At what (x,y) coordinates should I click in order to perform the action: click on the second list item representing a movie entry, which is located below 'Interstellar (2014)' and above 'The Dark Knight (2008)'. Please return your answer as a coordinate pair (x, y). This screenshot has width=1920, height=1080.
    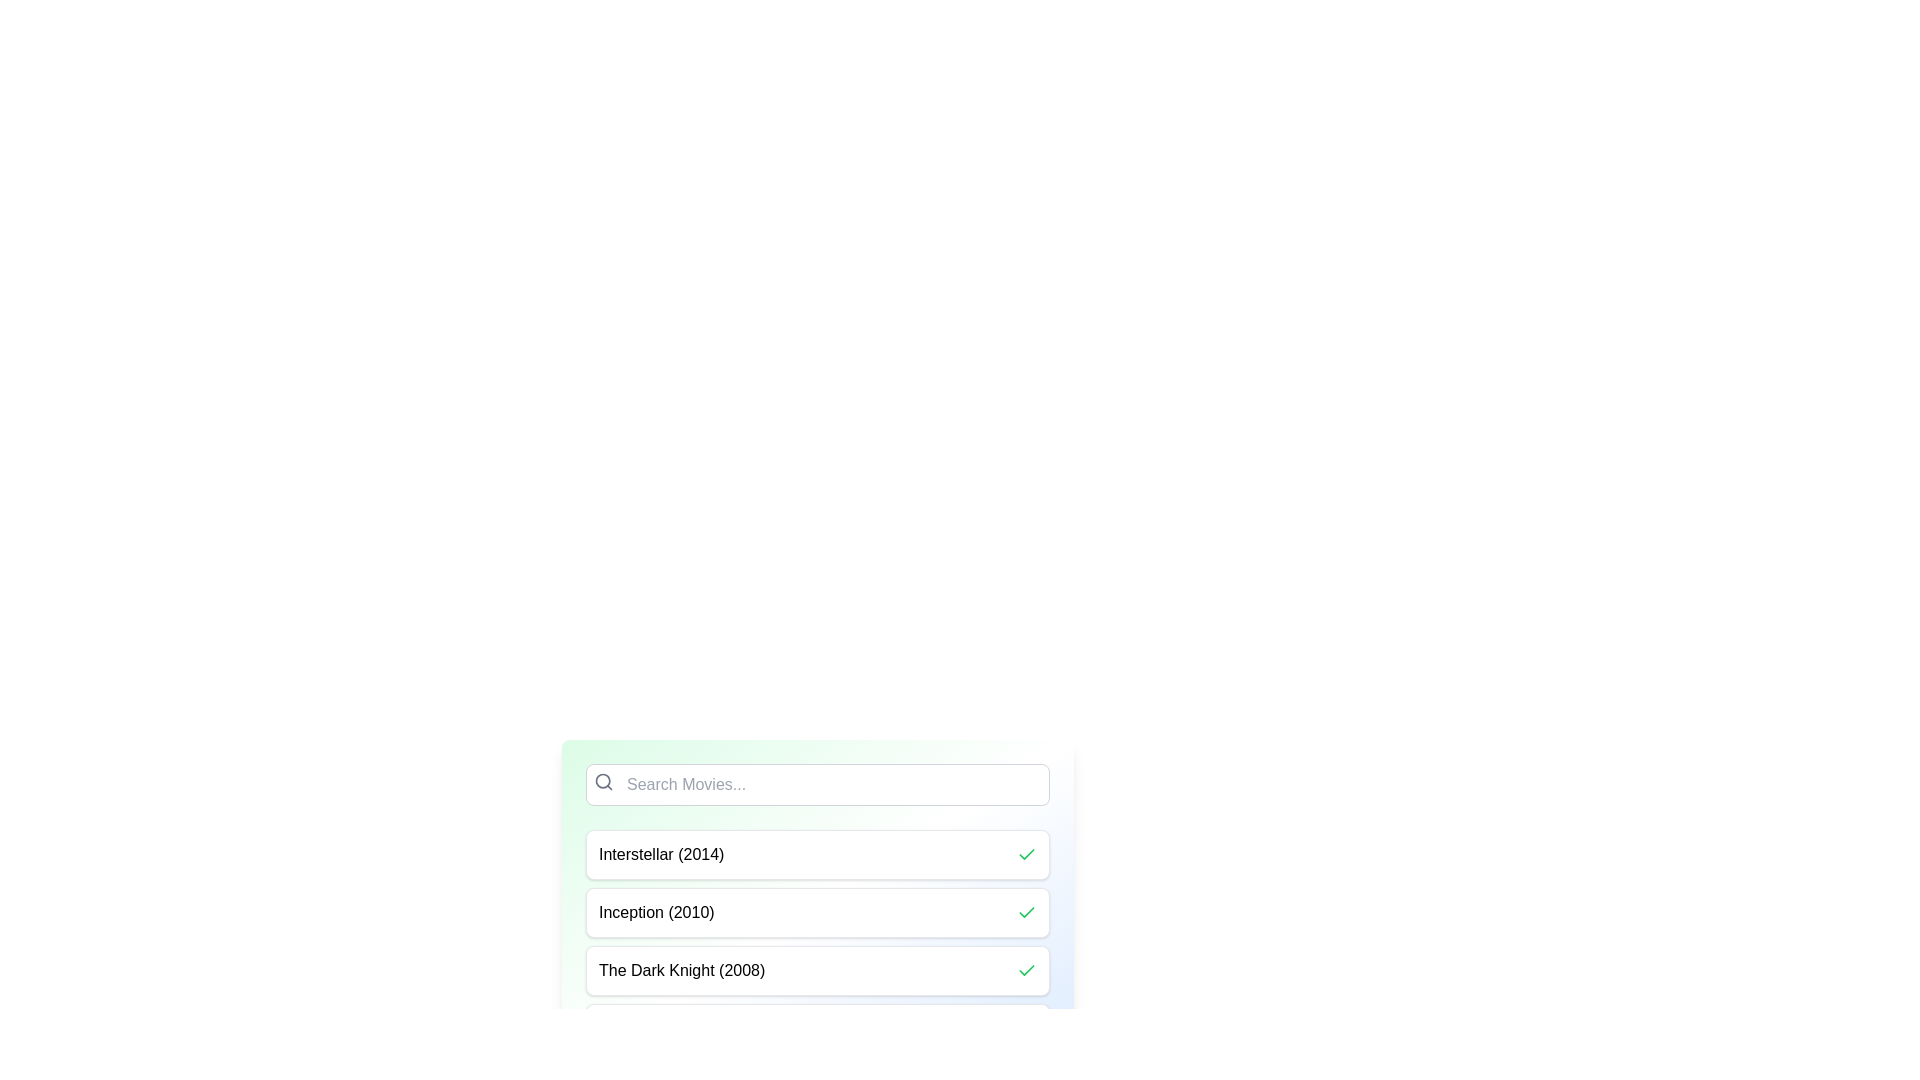
    Looking at the image, I should click on (817, 913).